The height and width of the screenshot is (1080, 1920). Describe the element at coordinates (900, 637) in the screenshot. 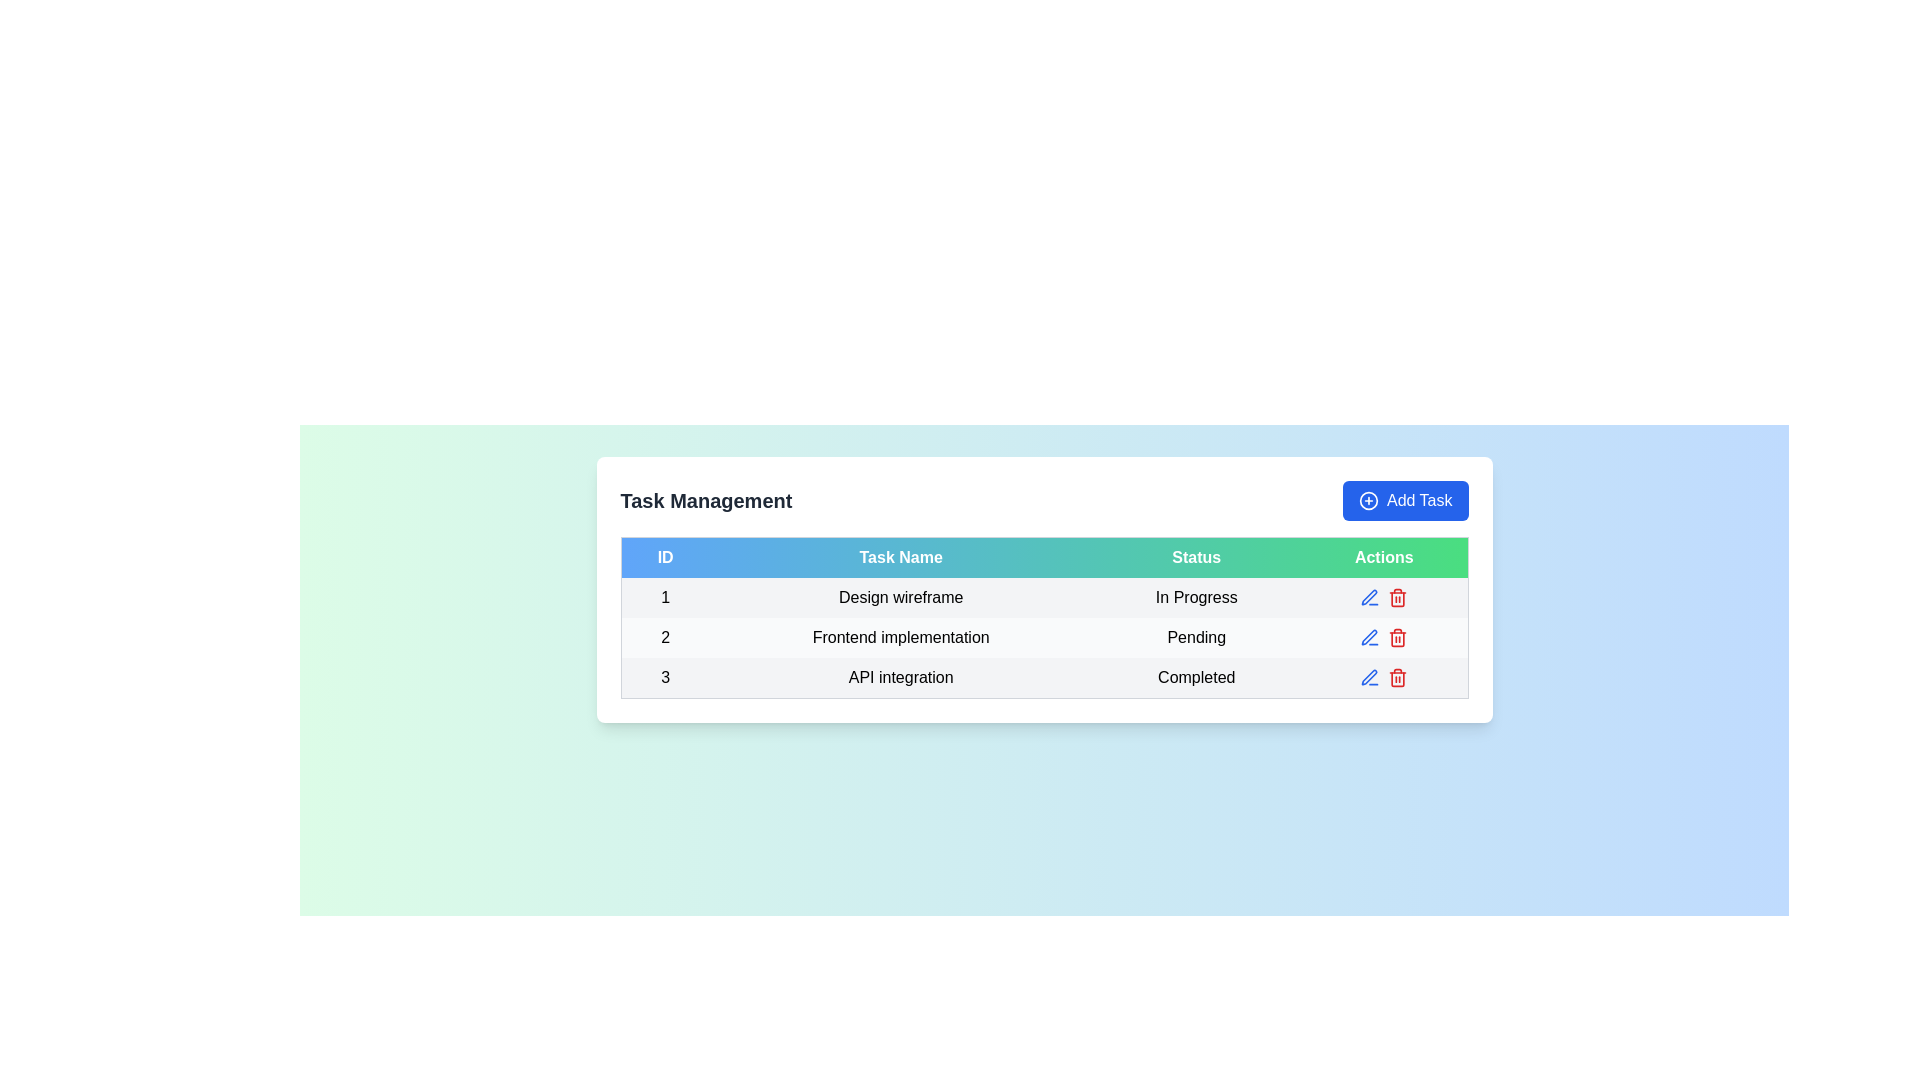

I see `the text label representing the name of the task in the second row of the task management table under the 'Task Name' column, which is adjacent to the 'Pending' status and numerical identifier '2'` at that location.